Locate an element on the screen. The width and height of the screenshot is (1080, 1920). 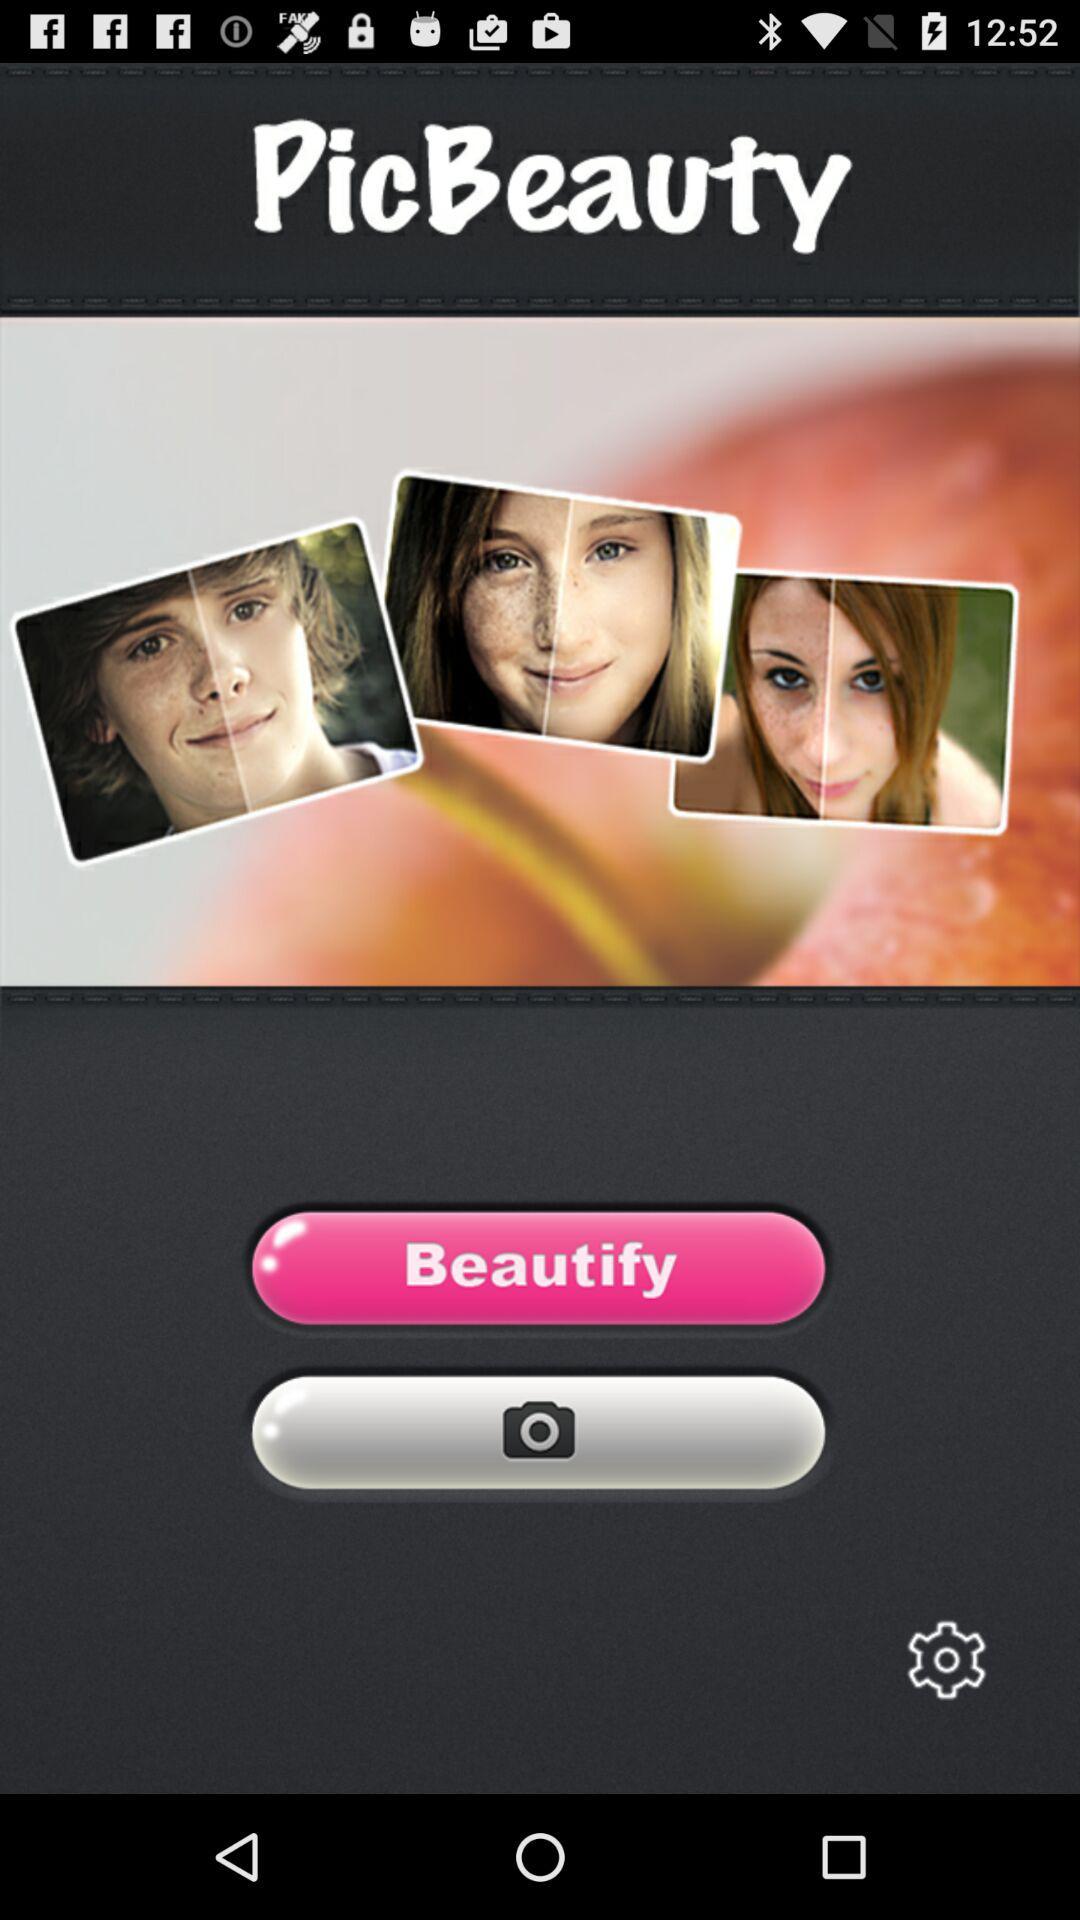
settings is located at coordinates (945, 1660).